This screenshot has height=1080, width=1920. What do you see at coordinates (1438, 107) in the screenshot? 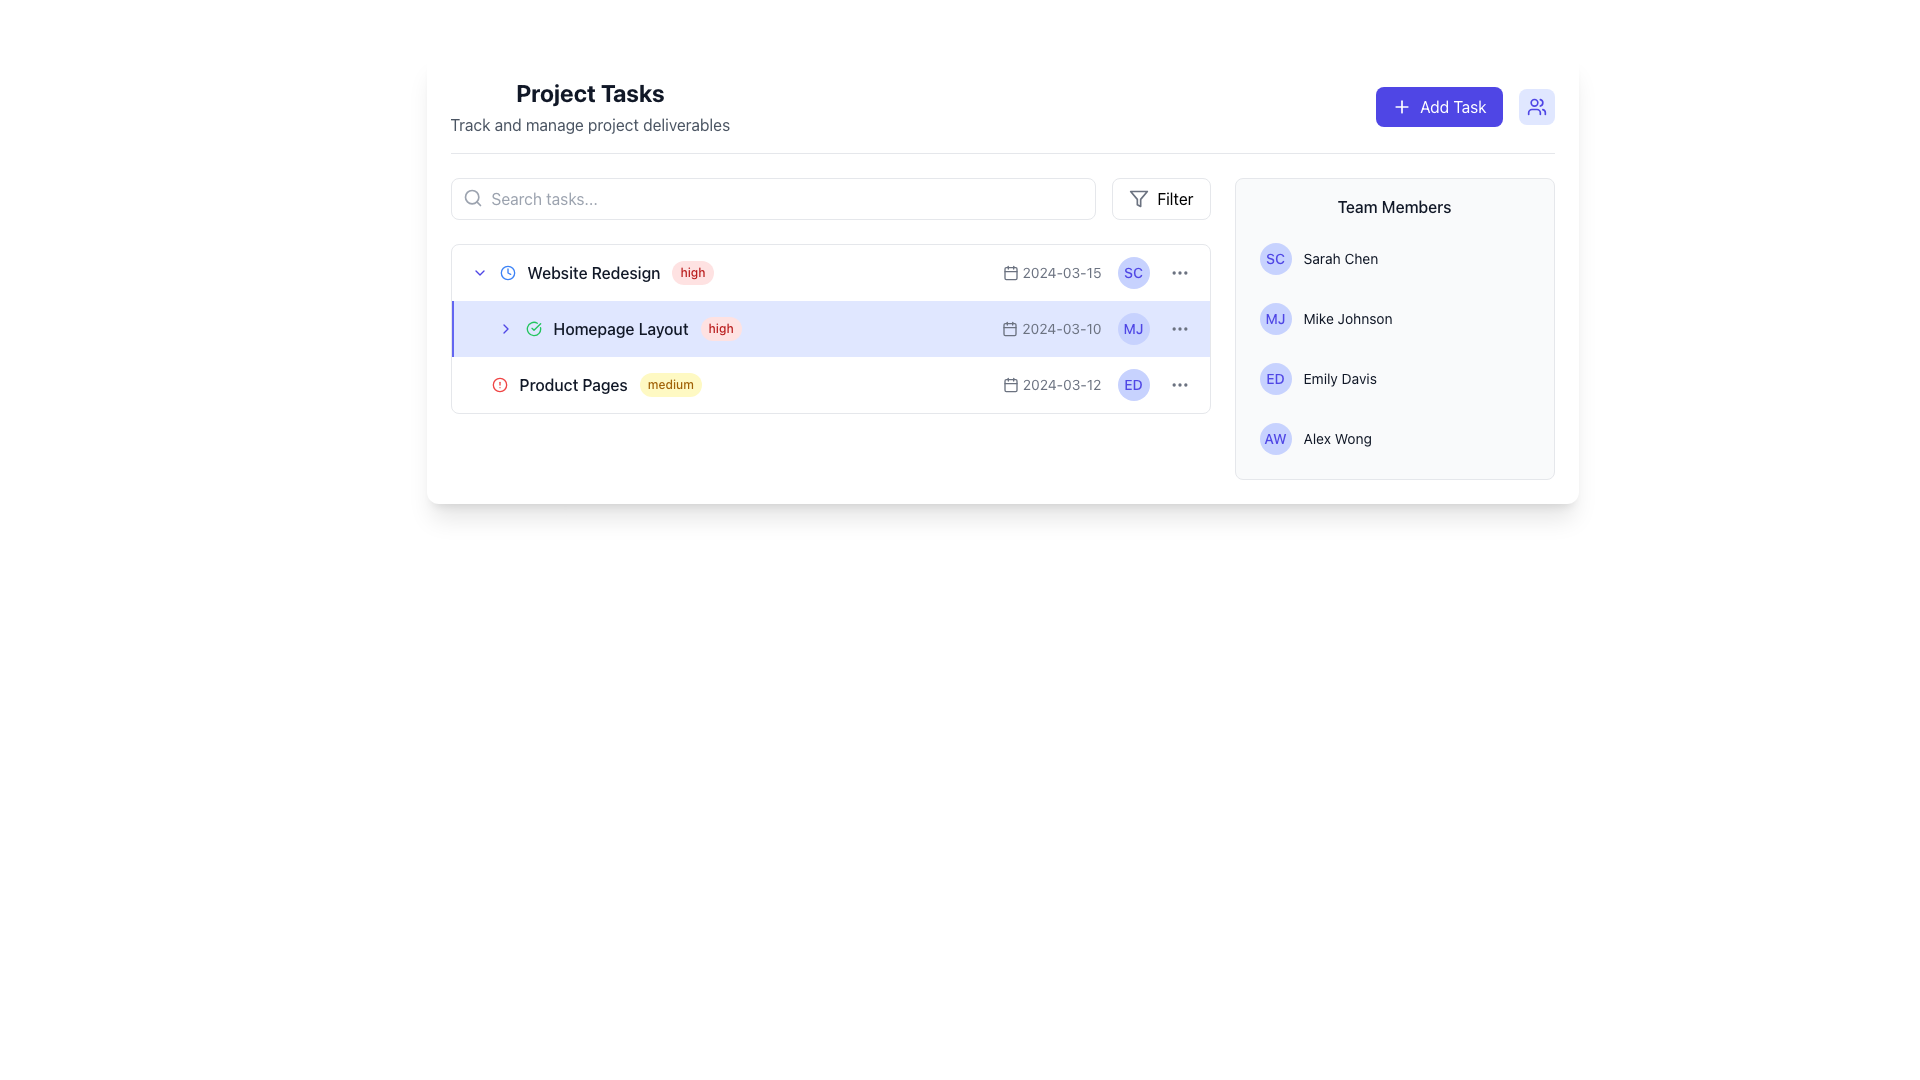
I see `the button located in the top-right section of the interface, which allows users` at bounding box center [1438, 107].